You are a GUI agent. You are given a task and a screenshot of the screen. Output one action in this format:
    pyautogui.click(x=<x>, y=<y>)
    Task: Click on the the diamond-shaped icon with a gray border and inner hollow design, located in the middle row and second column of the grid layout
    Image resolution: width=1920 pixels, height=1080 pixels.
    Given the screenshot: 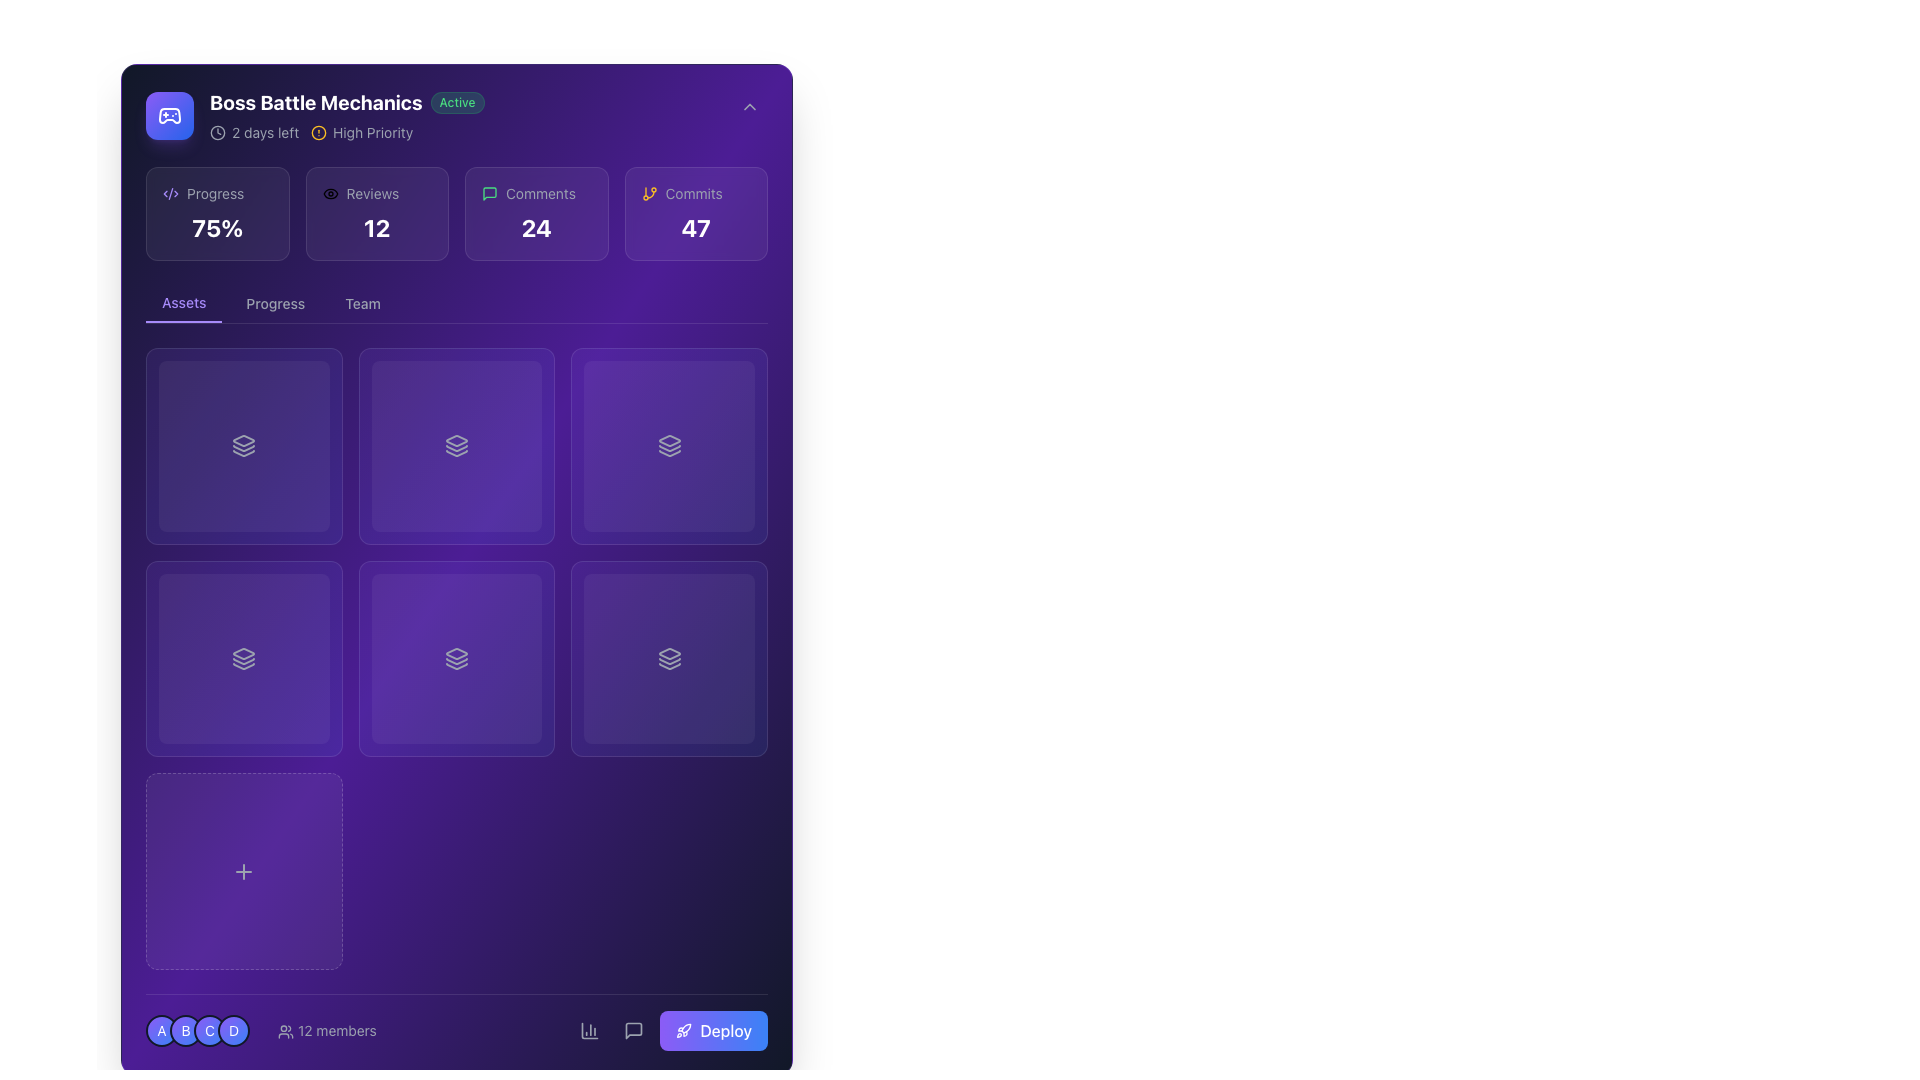 What is the action you would take?
    pyautogui.click(x=455, y=654)
    